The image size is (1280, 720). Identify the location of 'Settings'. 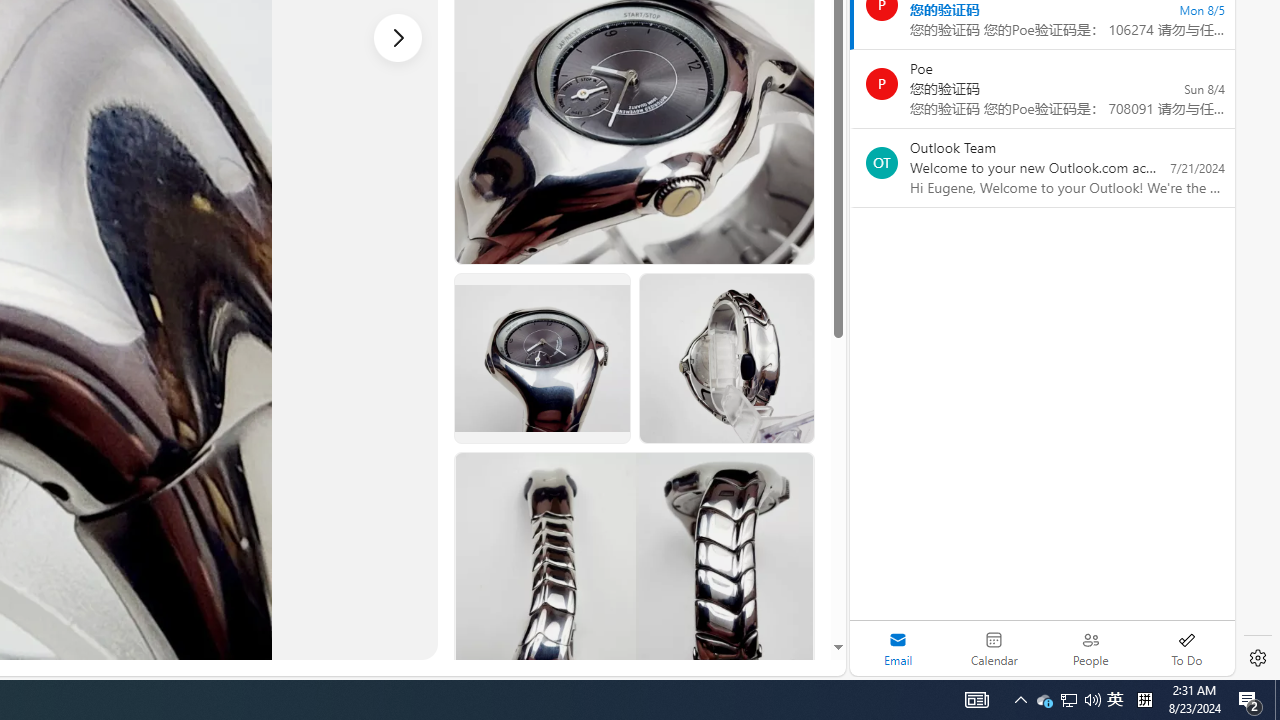
(1257, 658).